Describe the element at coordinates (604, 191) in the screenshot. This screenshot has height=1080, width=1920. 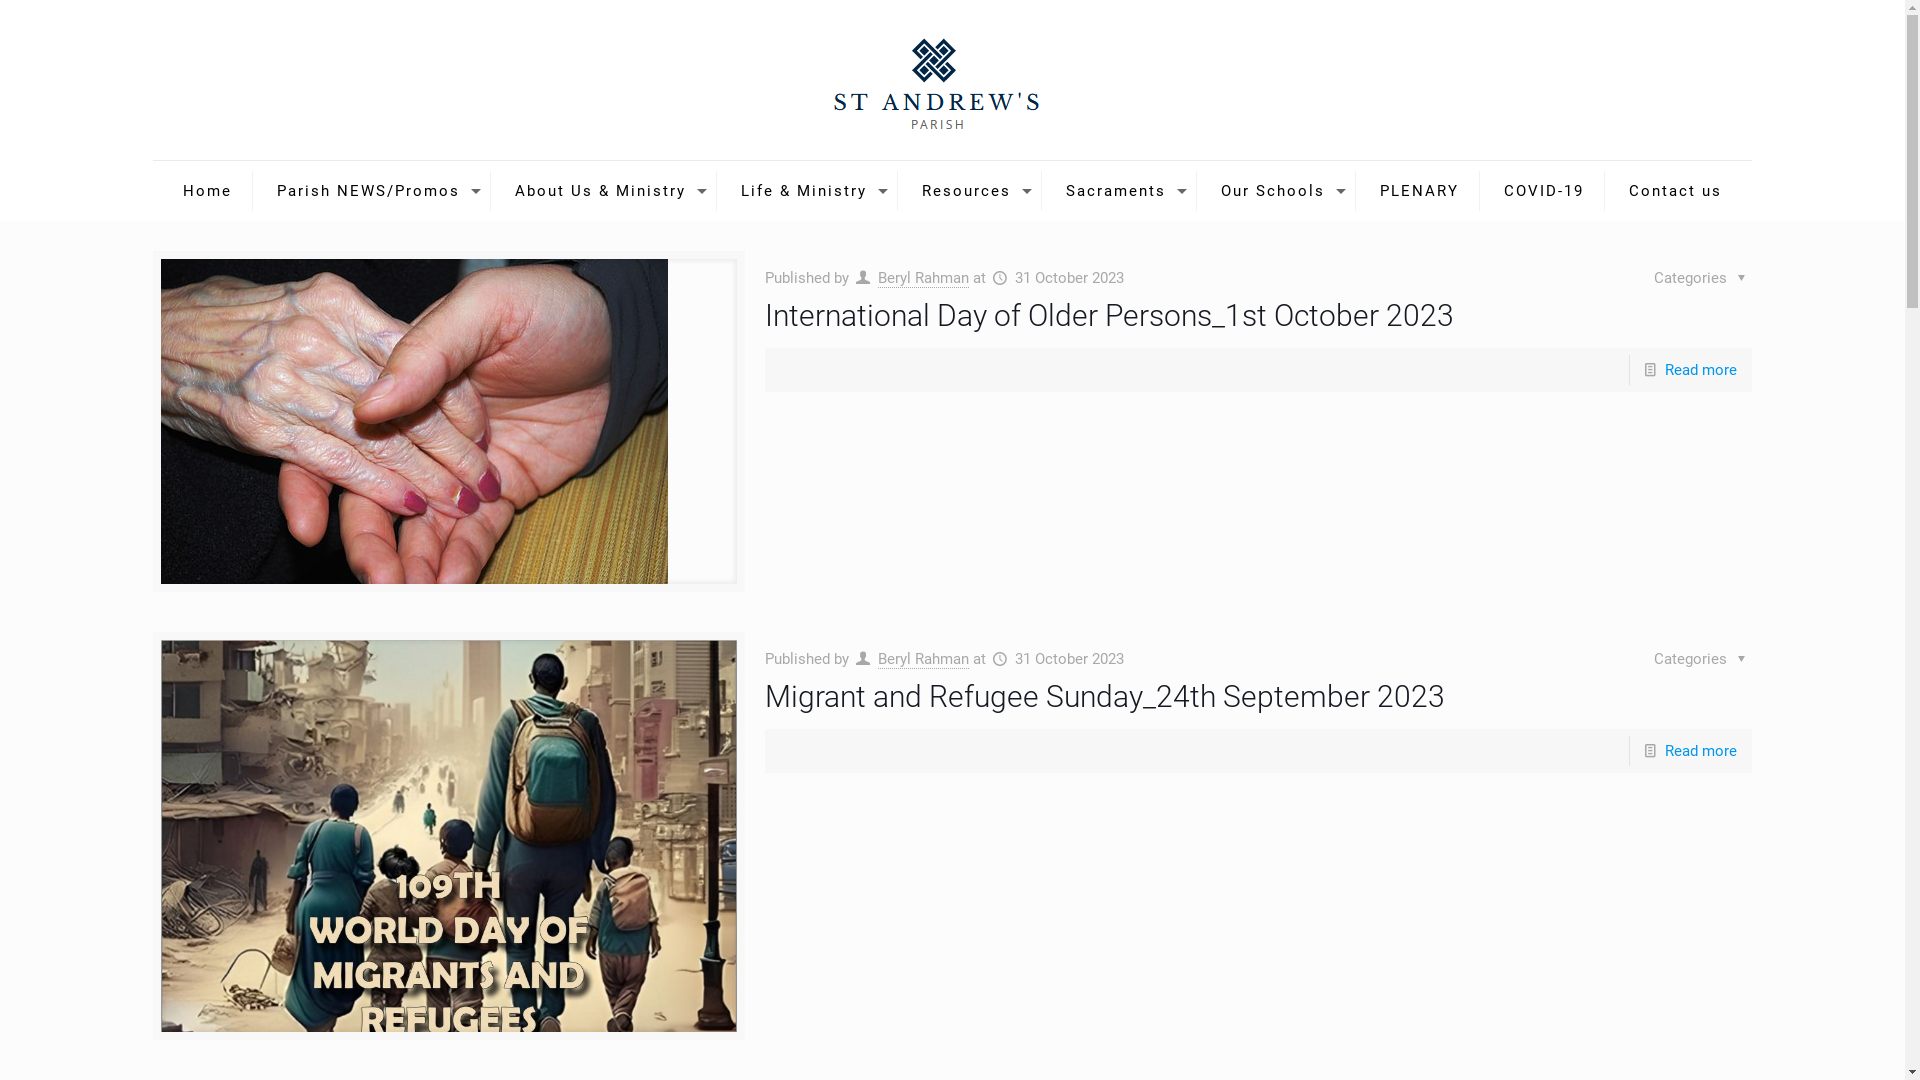
I see `'About Us & Ministry'` at that location.